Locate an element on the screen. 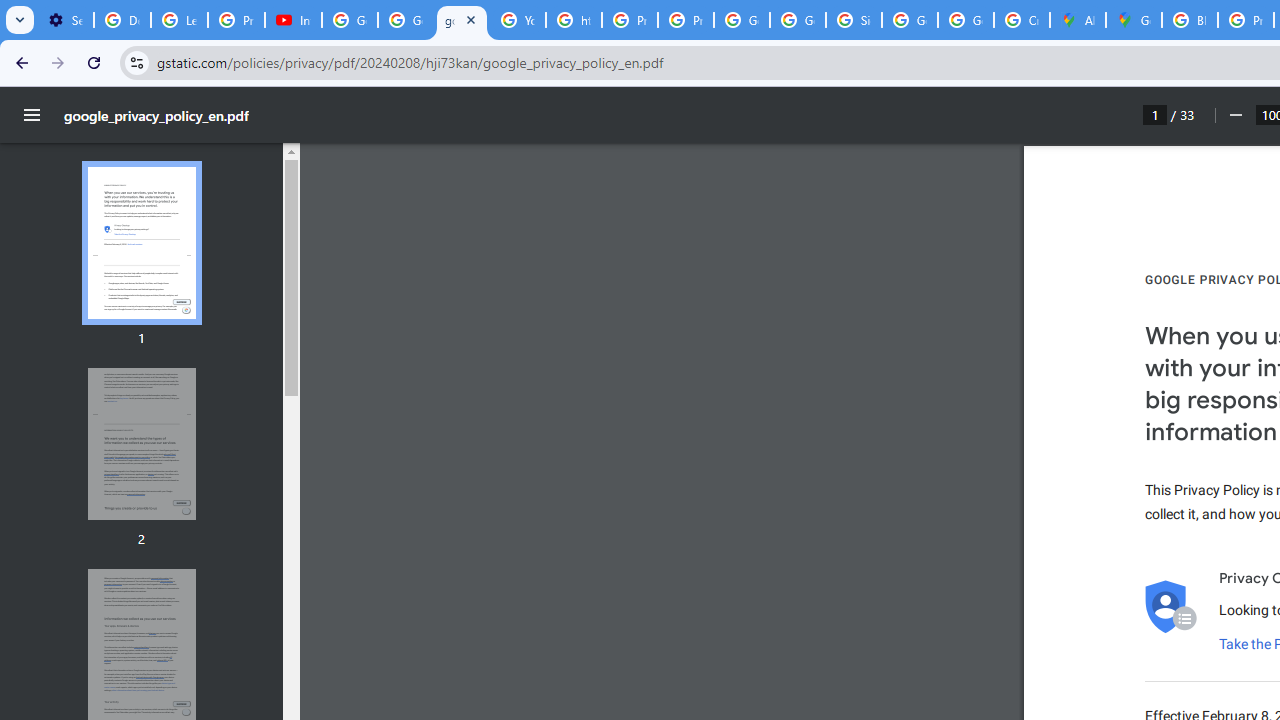 This screenshot has width=1280, height=720. 'Thumbnail for page 2' is located at coordinates (140, 443).